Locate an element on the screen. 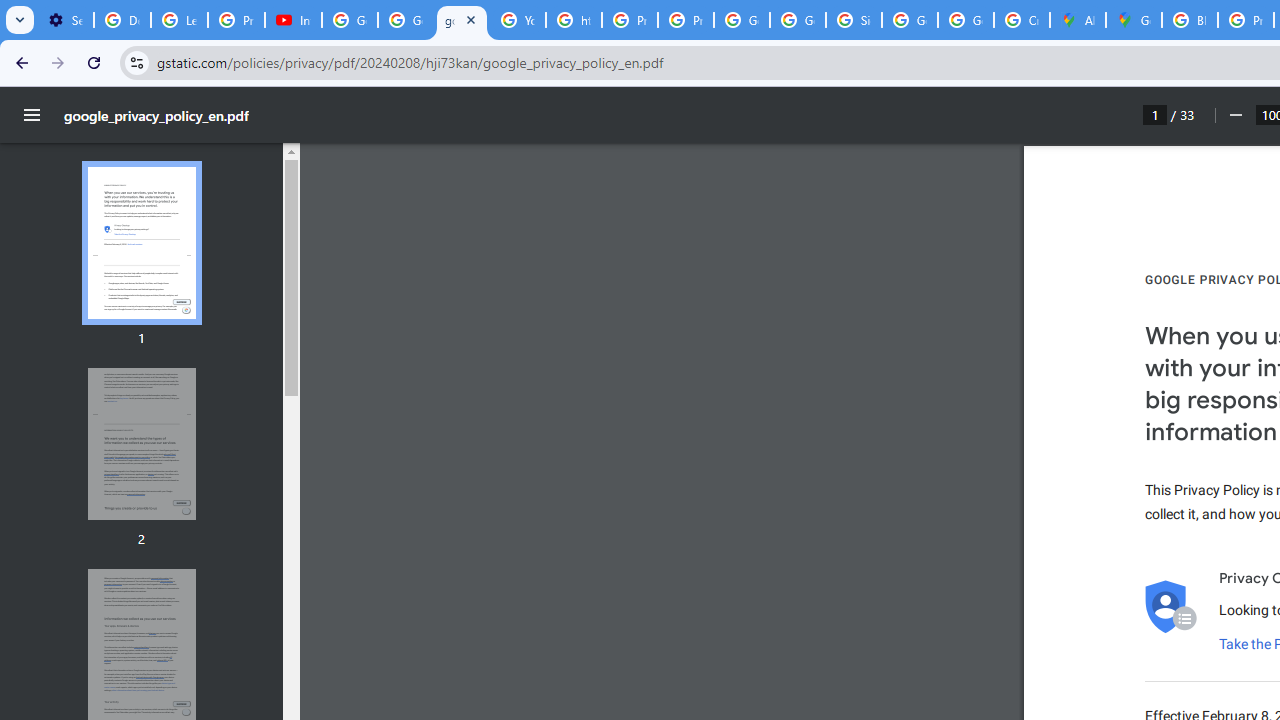 This screenshot has width=1280, height=720. 'Thumbnail for page 2' is located at coordinates (140, 443).